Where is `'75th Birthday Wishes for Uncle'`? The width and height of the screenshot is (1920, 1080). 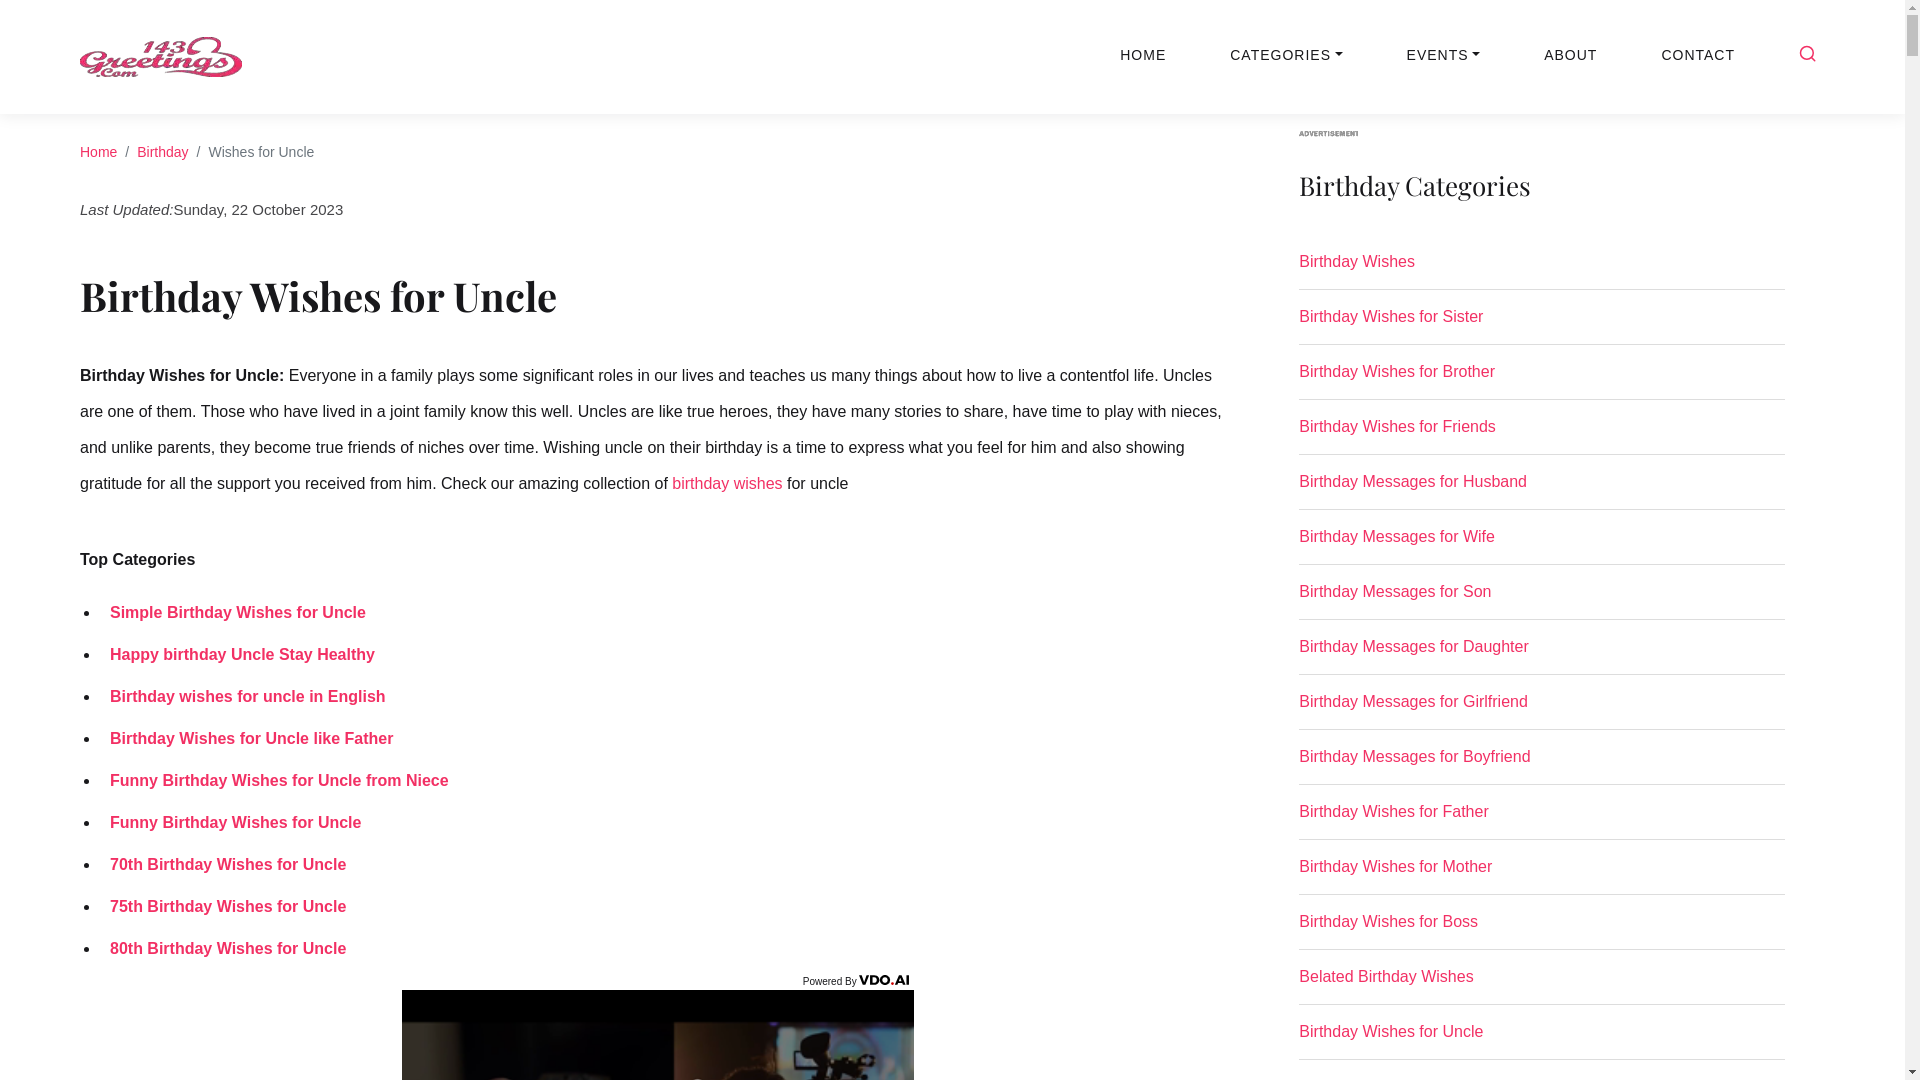
'75th Birthday Wishes for Uncle' is located at coordinates (222, 906).